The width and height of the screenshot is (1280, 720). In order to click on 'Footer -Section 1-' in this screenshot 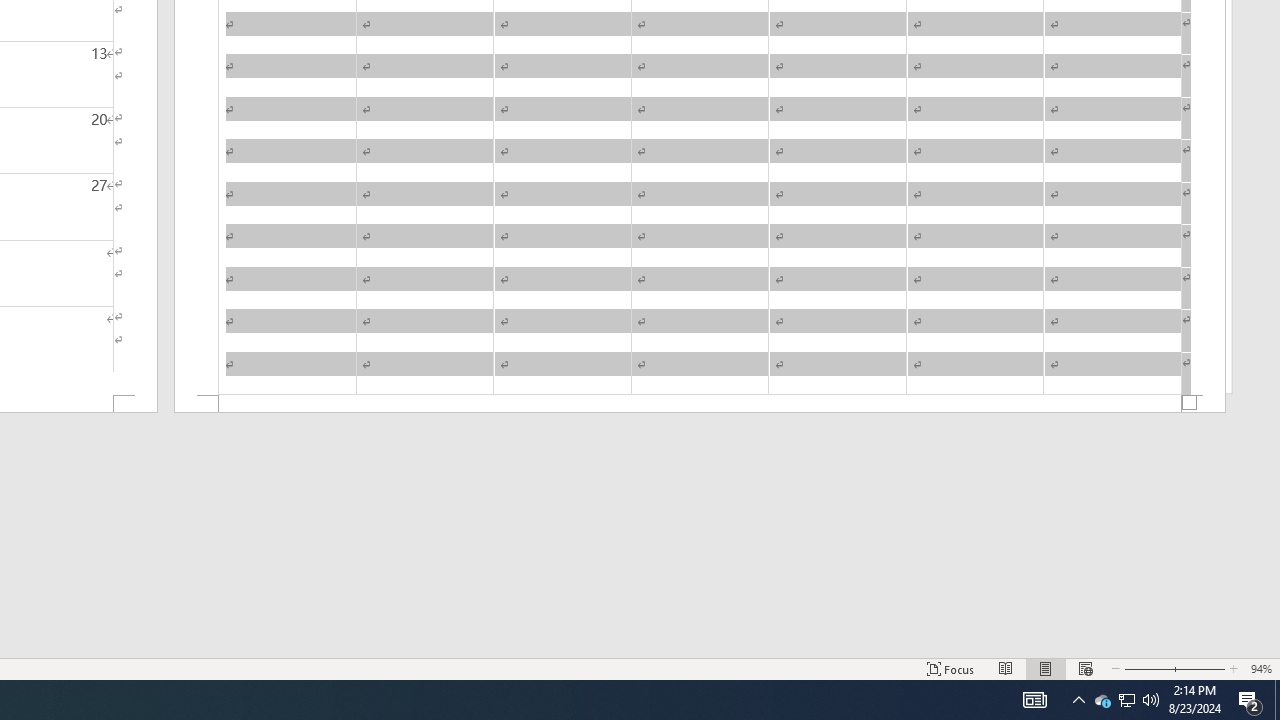, I will do `click(700, 404)`.